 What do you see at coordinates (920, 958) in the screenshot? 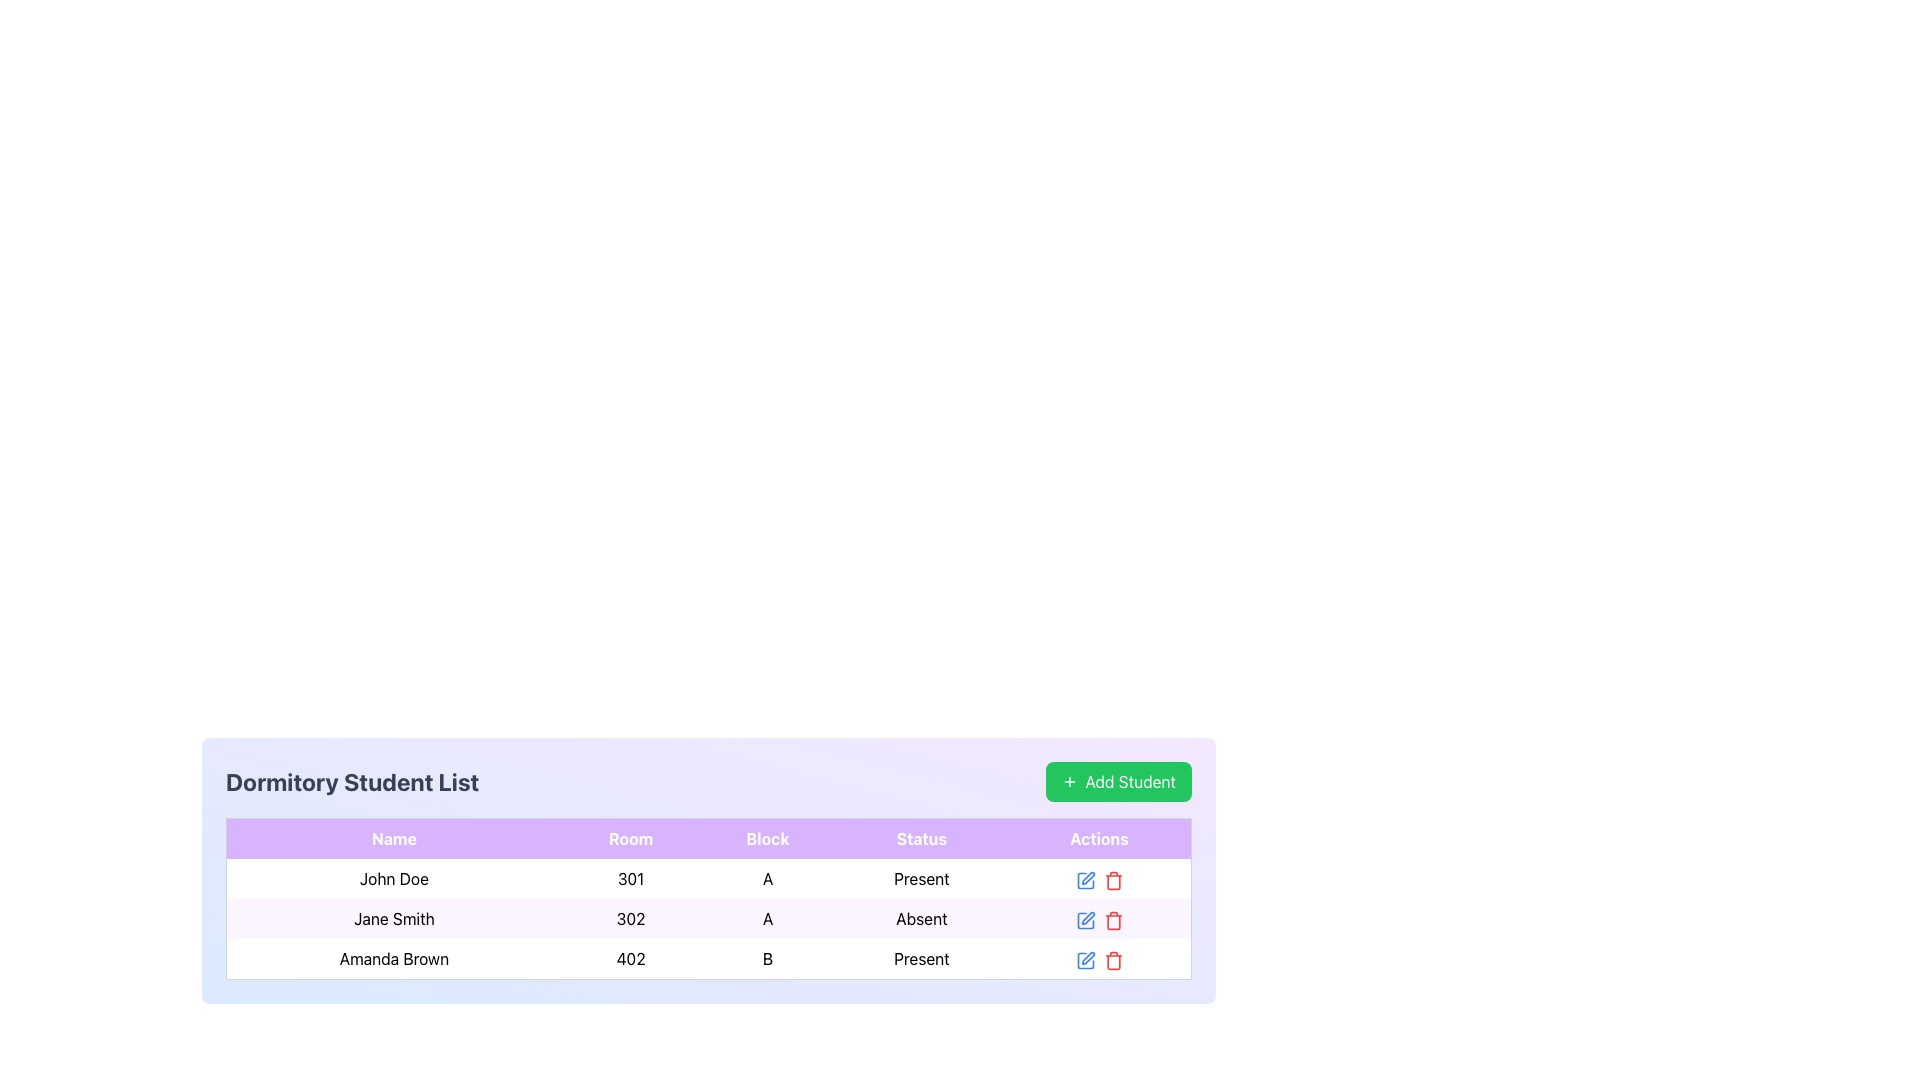
I see `the static label indicating the attendance status for Amanda Brown located in the 'Status' column of the dormitory student list table` at bounding box center [920, 958].